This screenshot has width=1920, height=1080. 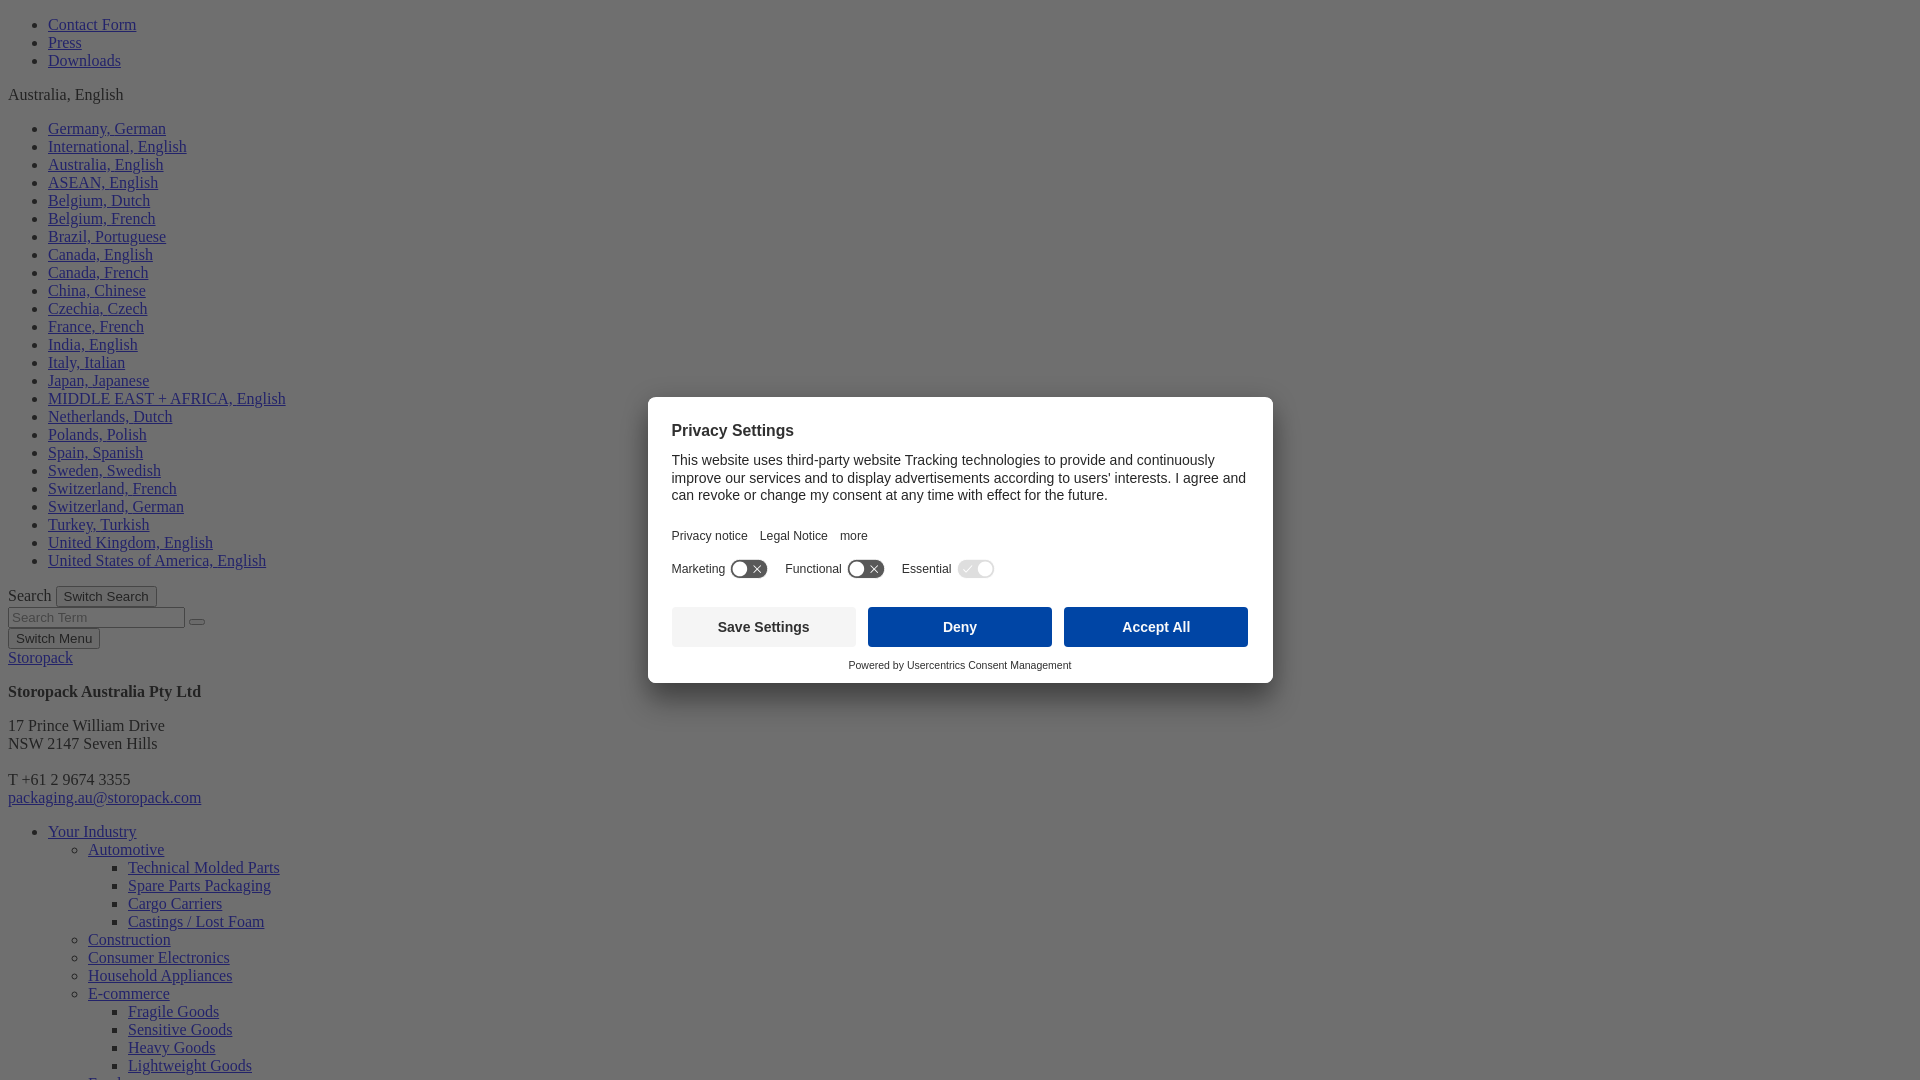 What do you see at coordinates (157, 956) in the screenshot?
I see `'Consumer Electronics'` at bounding box center [157, 956].